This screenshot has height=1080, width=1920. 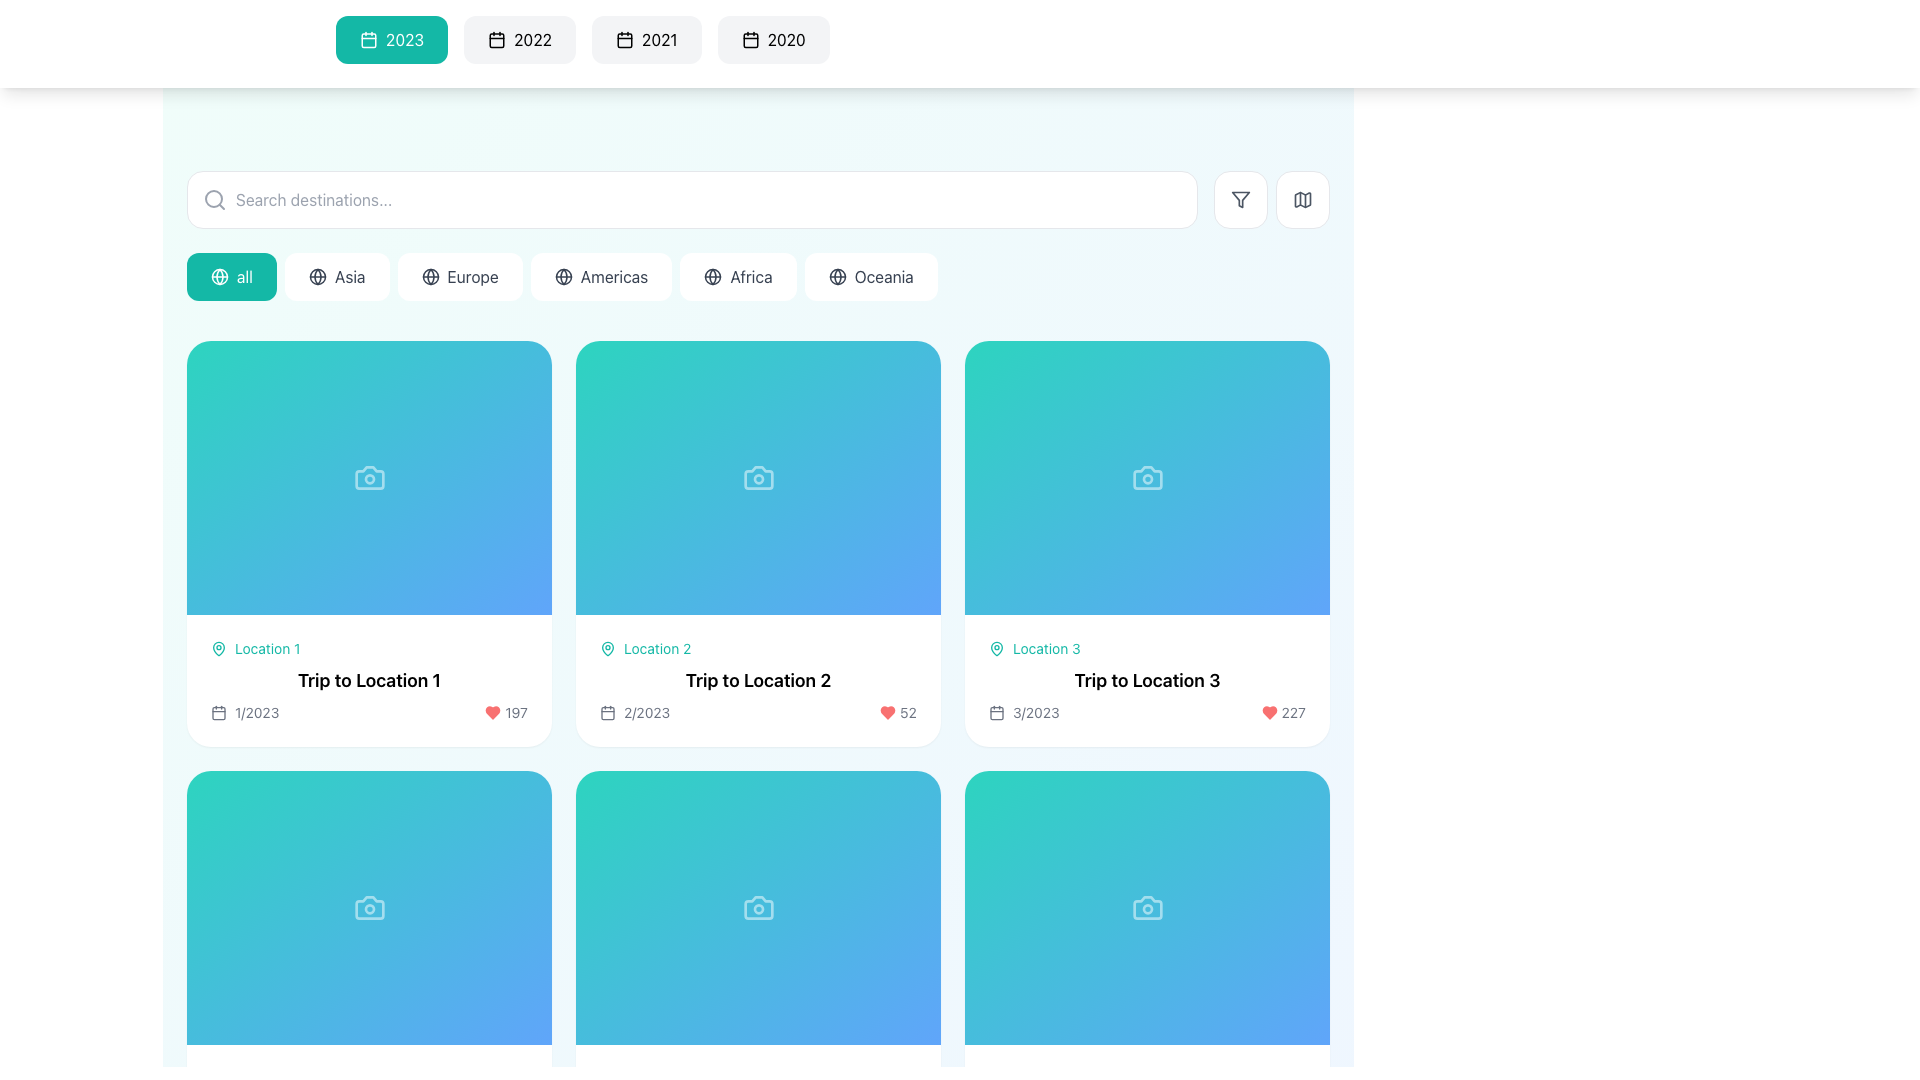 I want to click on the heart icon located at the bottom-right corner of the card titled 'Trip to Location 3' to like or favorite the item, so click(x=1268, y=711).